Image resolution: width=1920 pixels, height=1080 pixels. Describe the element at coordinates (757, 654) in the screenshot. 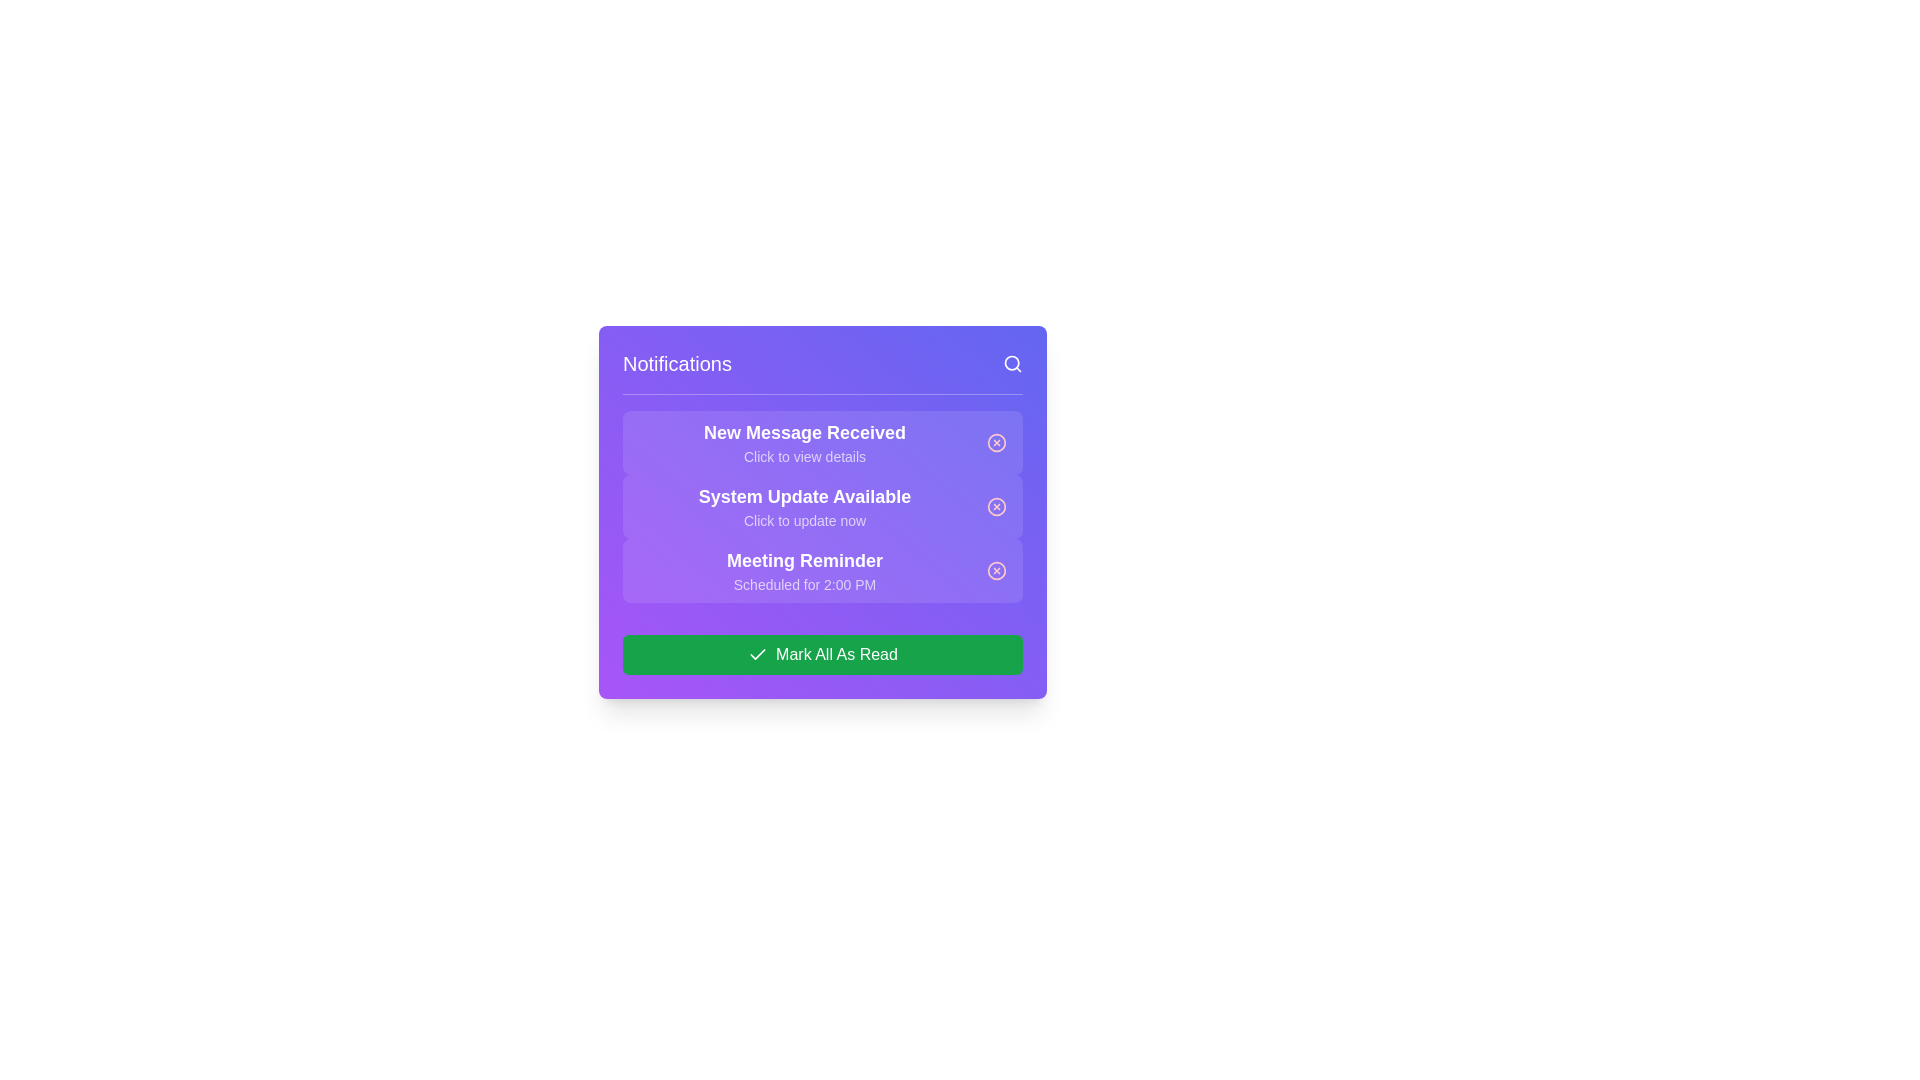

I see `the checkmark icon within the 'Mark All As Read' button at the bottom of the notifications panel, which has a minimal style with a green background indicating a completion action` at that location.